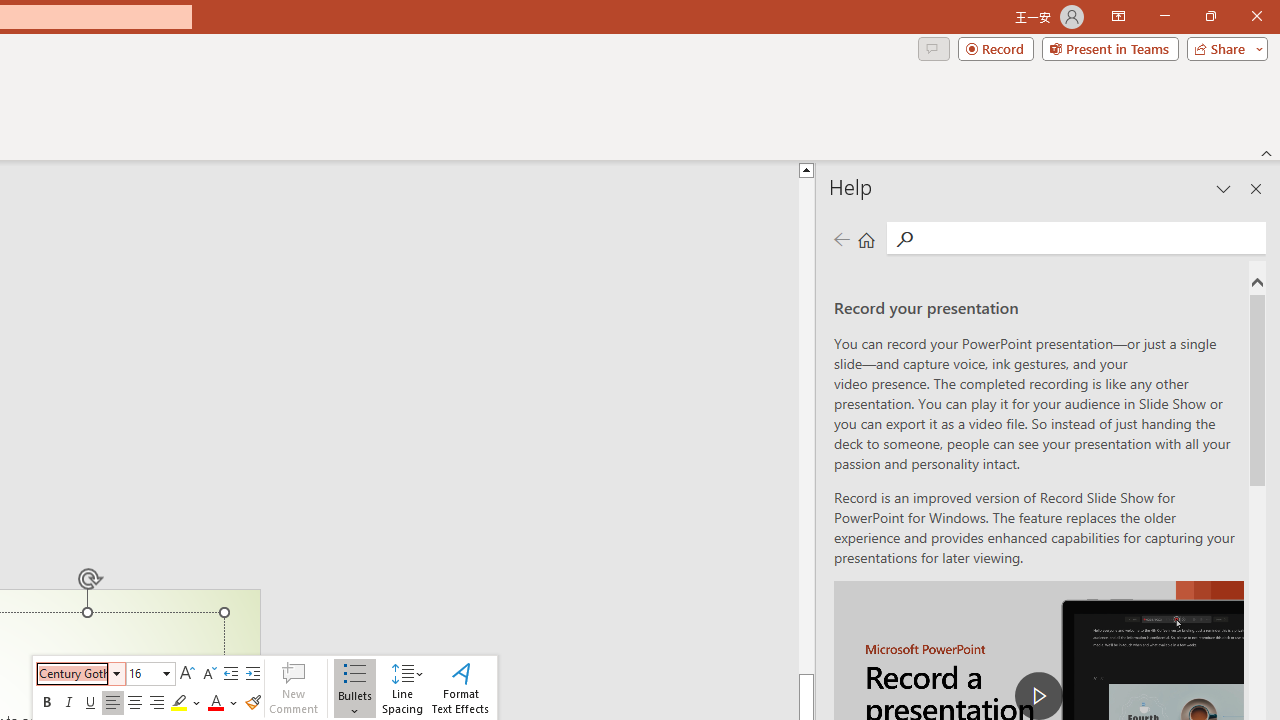 The image size is (1280, 720). I want to click on 'Format Text Effects...', so click(459, 687).